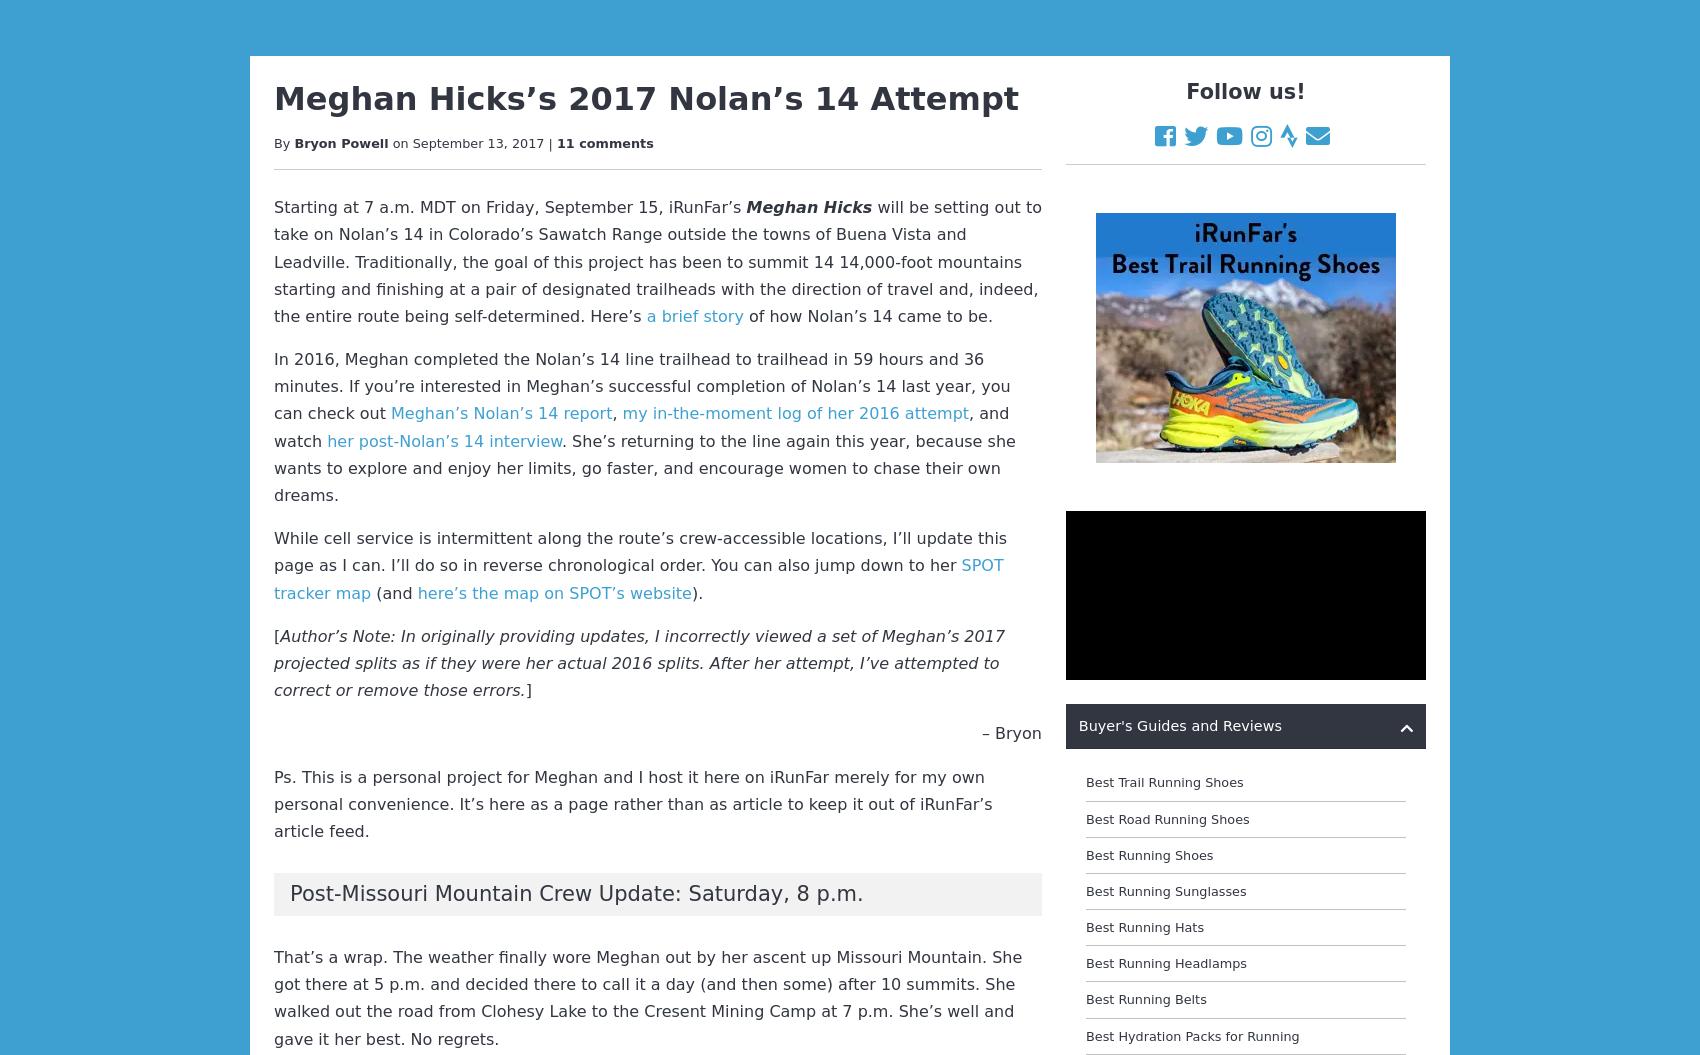 The height and width of the screenshot is (1055, 1700). I want to click on 'Best Ultralight Sleeping Pads', so click(1177, 204).